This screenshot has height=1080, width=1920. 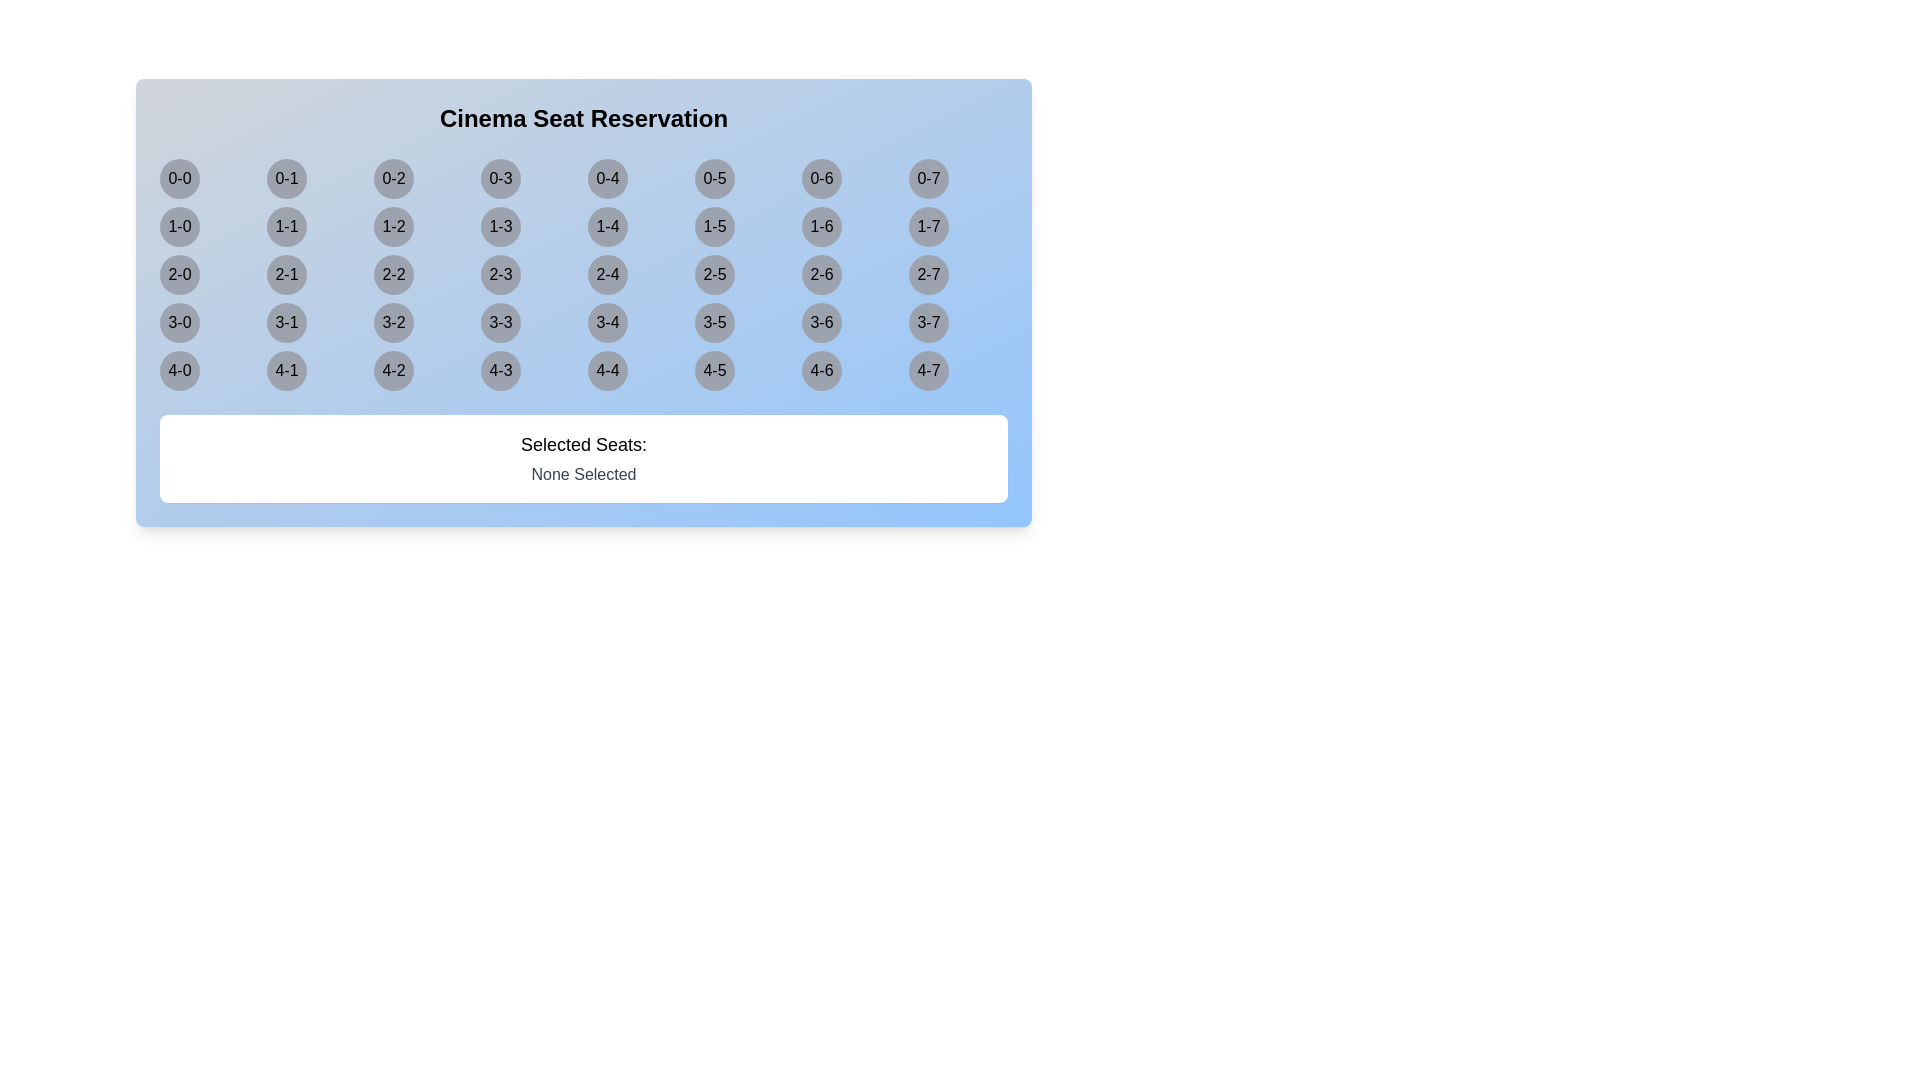 What do you see at coordinates (928, 274) in the screenshot?
I see `the circular button labeled '2-7' with a gray background located at the third row and eighth column of the grid` at bounding box center [928, 274].